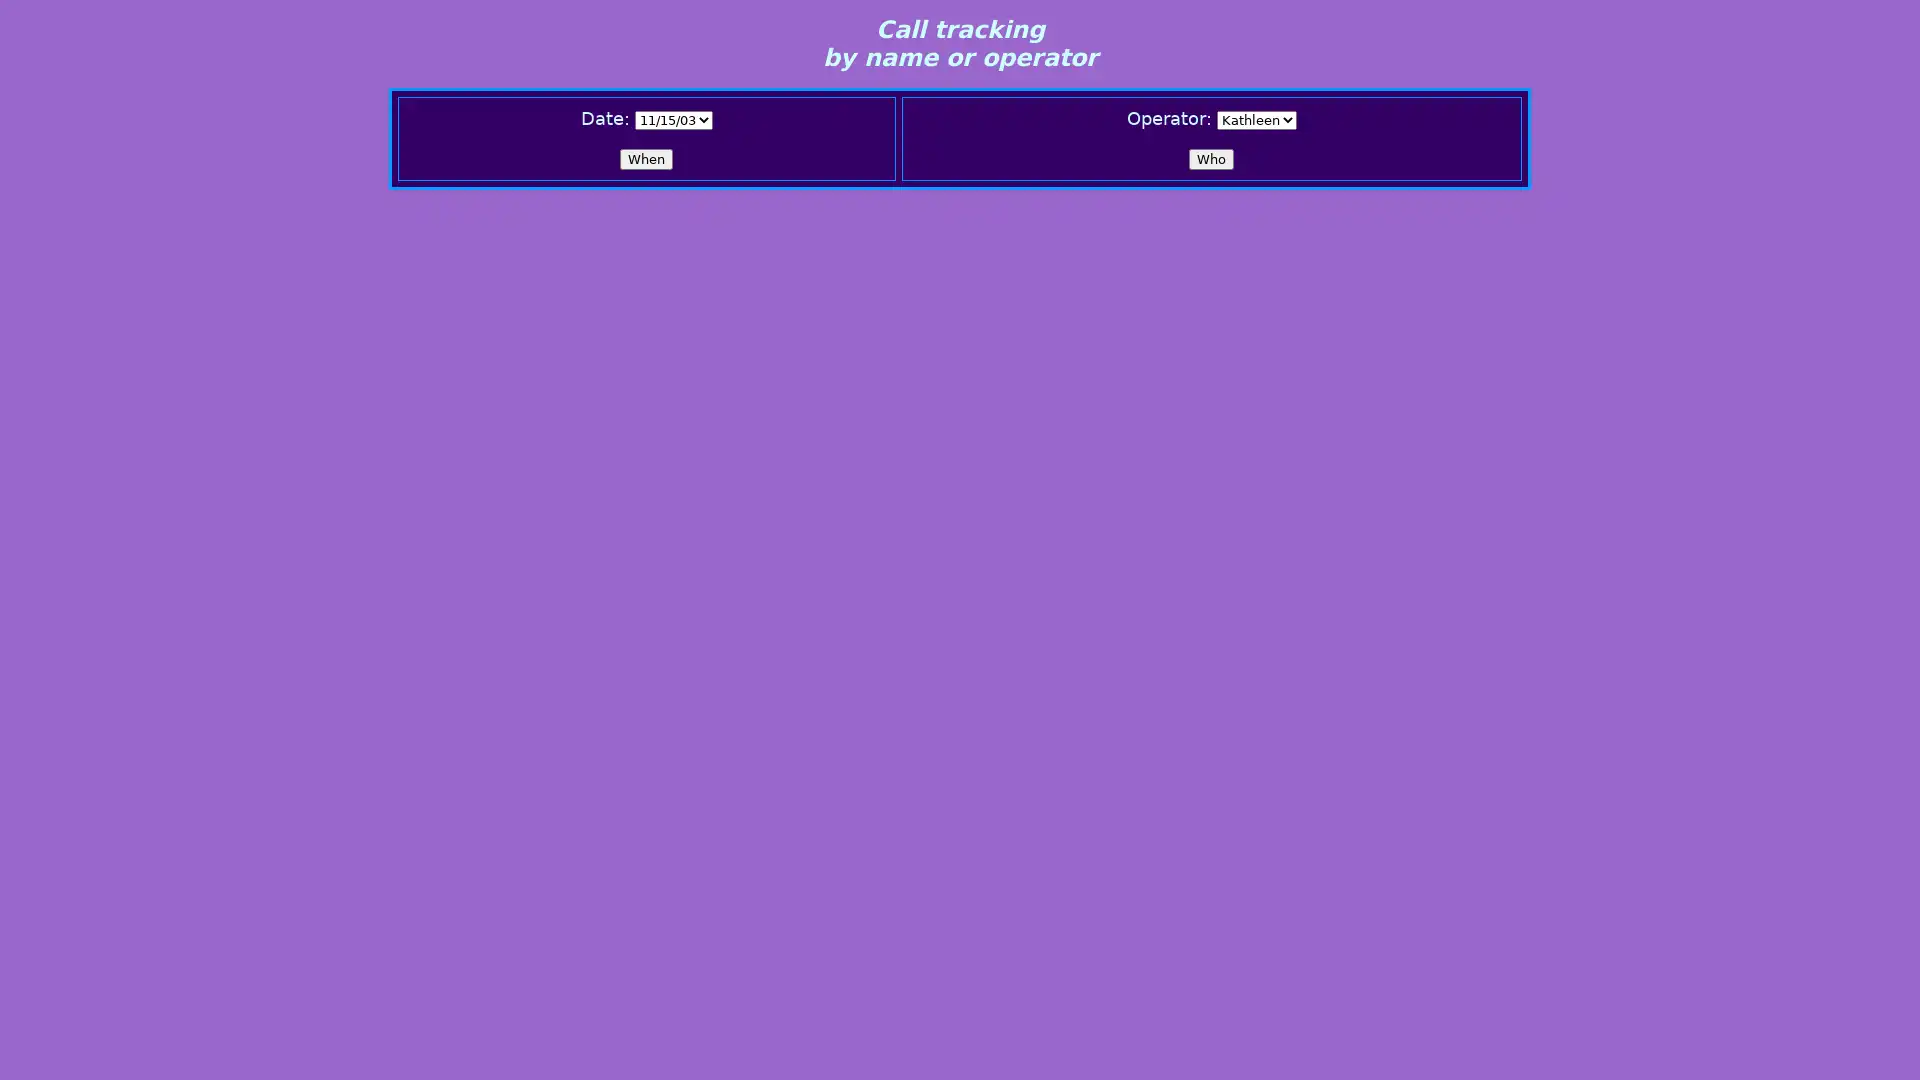 The image size is (1920, 1080). I want to click on Who, so click(1210, 158).